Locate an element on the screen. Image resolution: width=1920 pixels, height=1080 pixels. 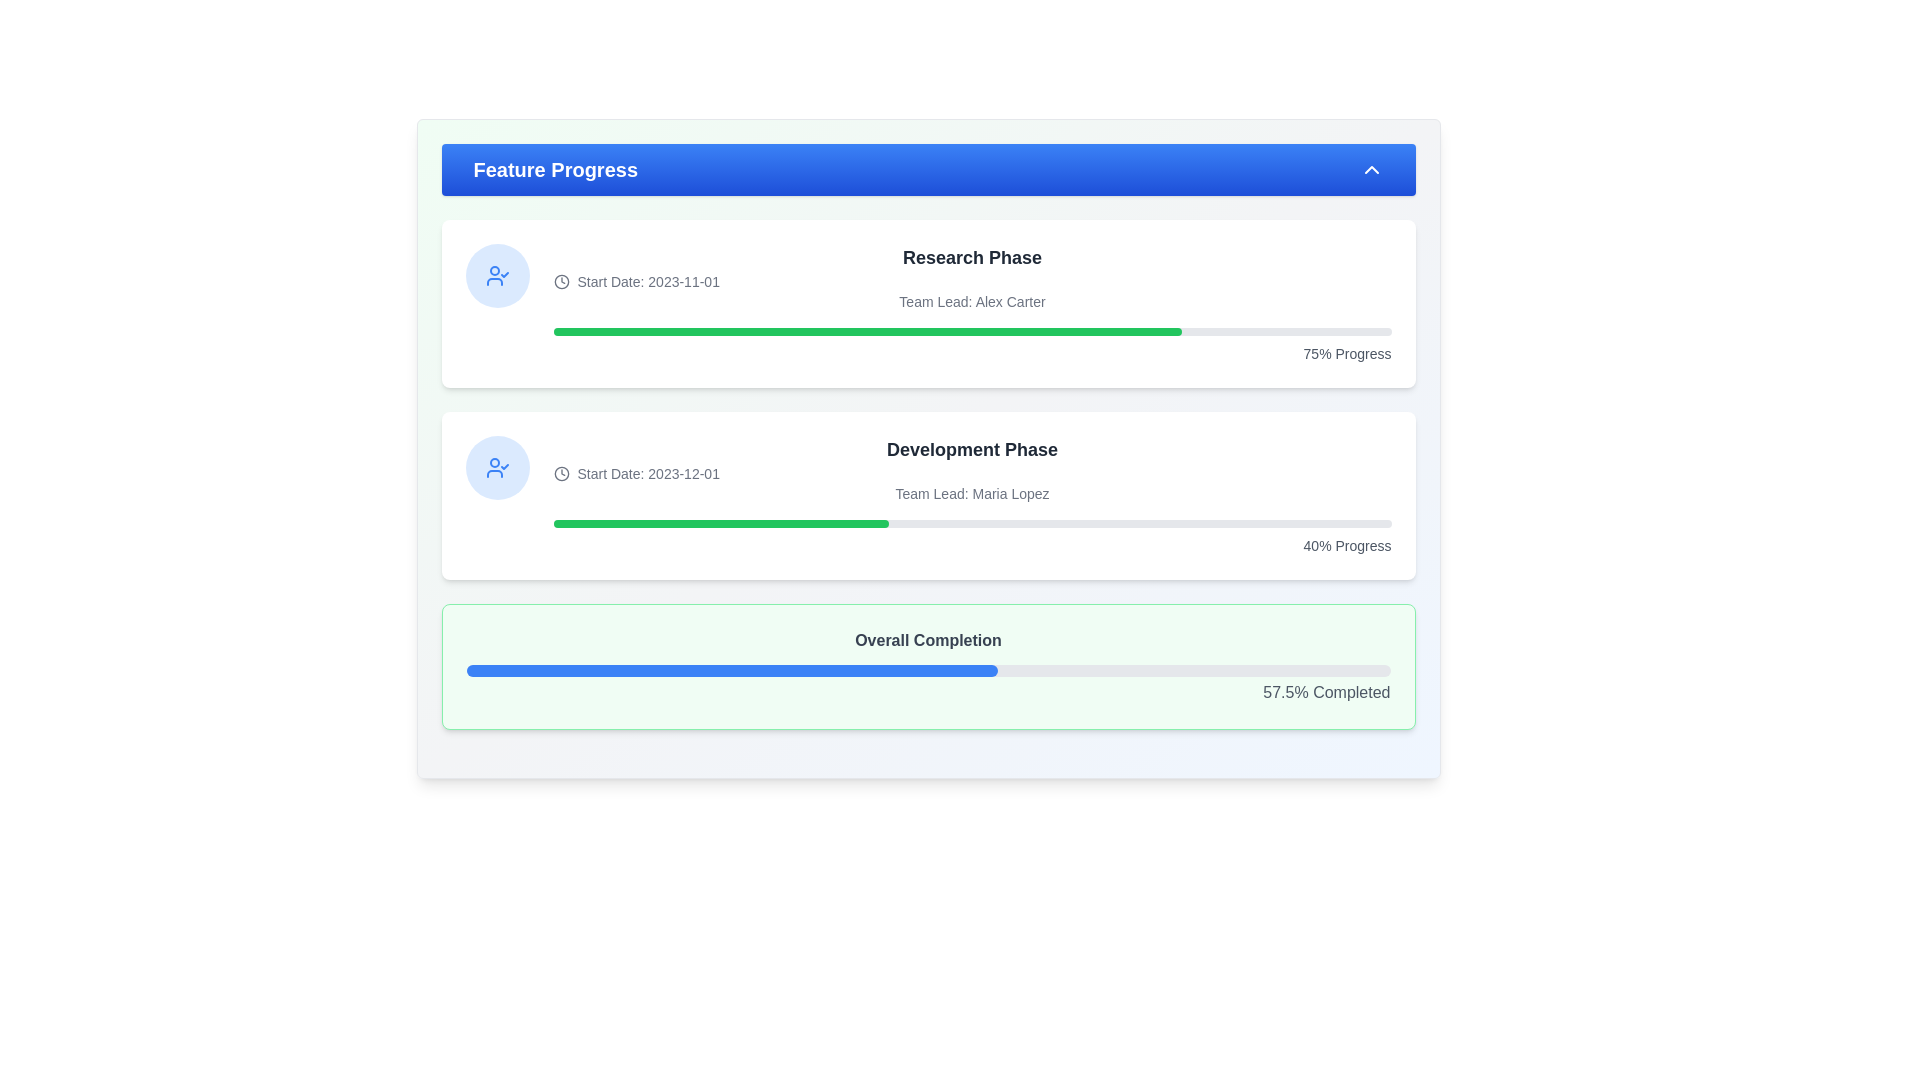
the 'Overall Completion' static text label, which is a bold gray font on a light green background, positioned above a progress bar is located at coordinates (927, 640).